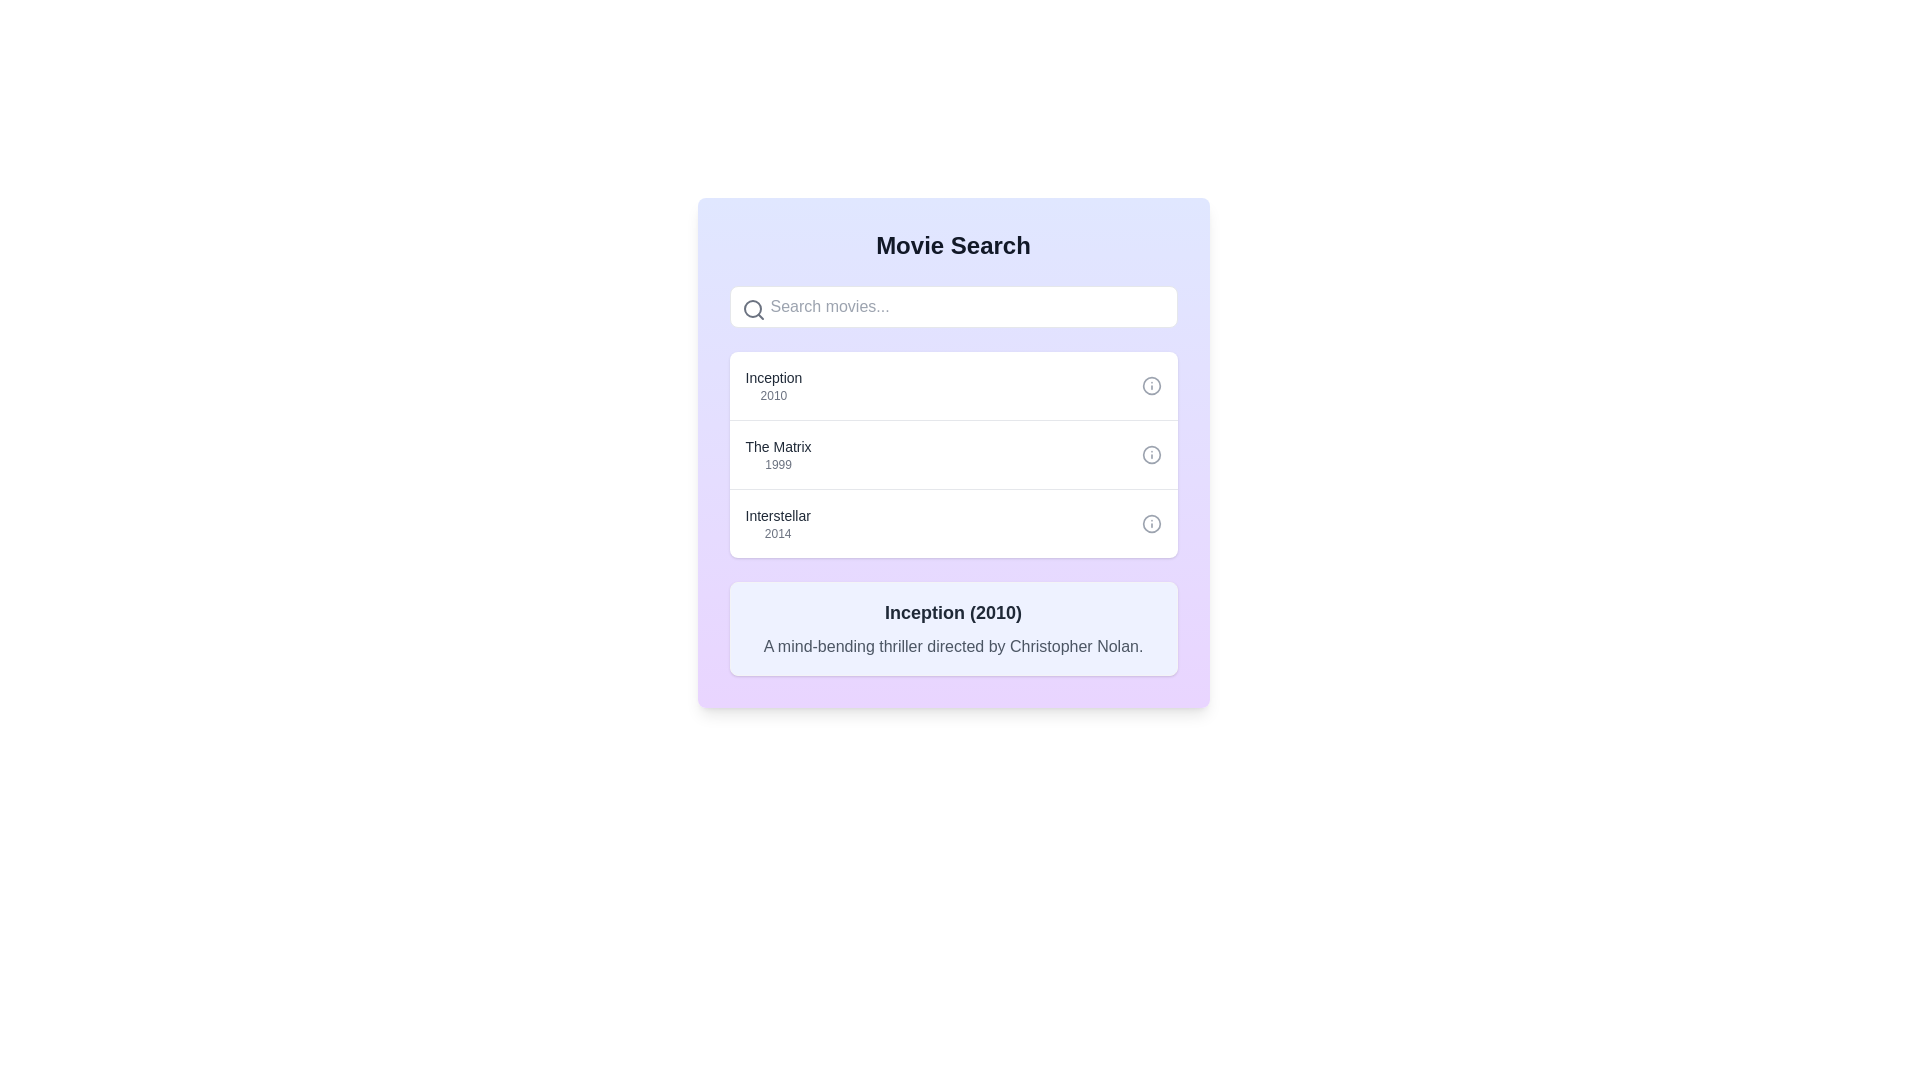  Describe the element at coordinates (1151, 385) in the screenshot. I see `the gray circular outline of the SVG Circle` at that location.